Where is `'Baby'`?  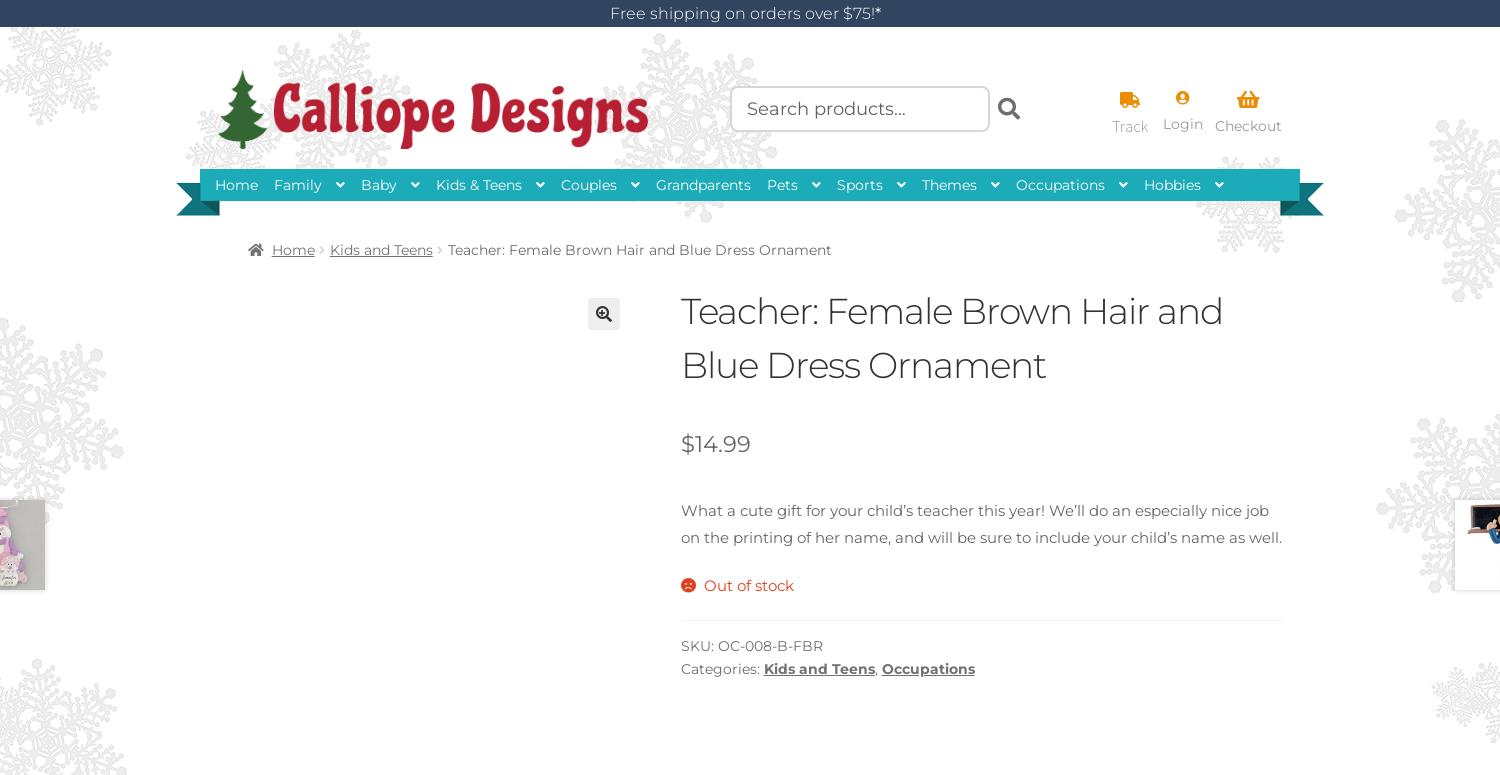 'Baby' is located at coordinates (379, 184).